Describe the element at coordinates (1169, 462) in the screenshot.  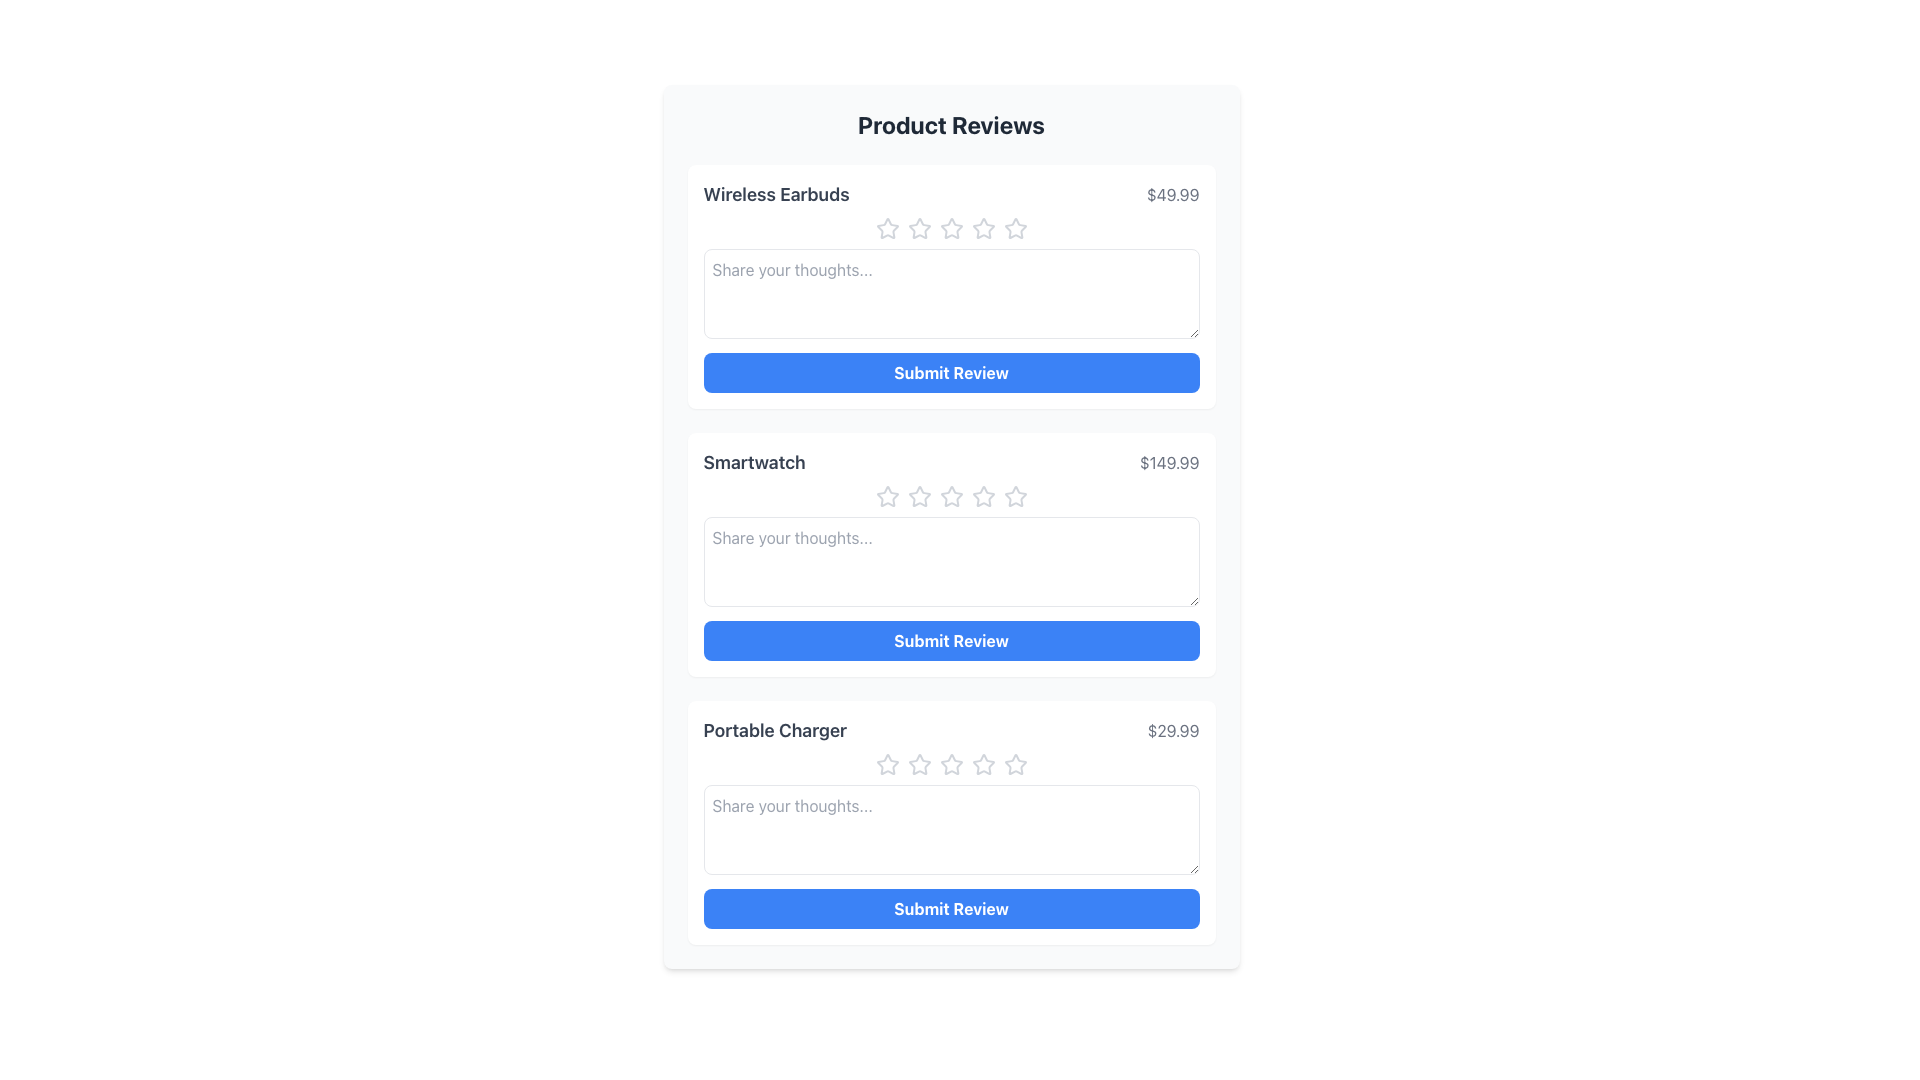
I see `the price display Text Label located in the second product review card titled 'Smartwatch', positioned to the far-right of the card, horizontally aligned with the product title and vertically centered` at that location.